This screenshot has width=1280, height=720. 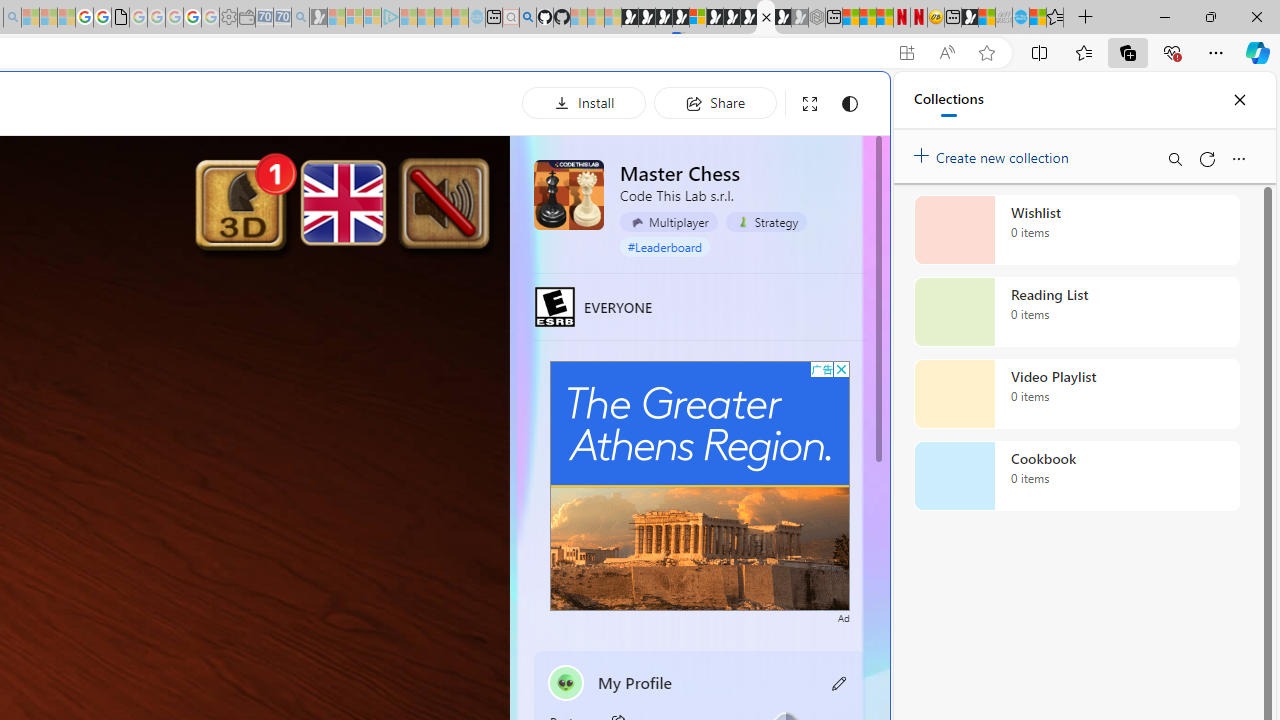 I want to click on 'EVERYONE', so click(x=554, y=307).